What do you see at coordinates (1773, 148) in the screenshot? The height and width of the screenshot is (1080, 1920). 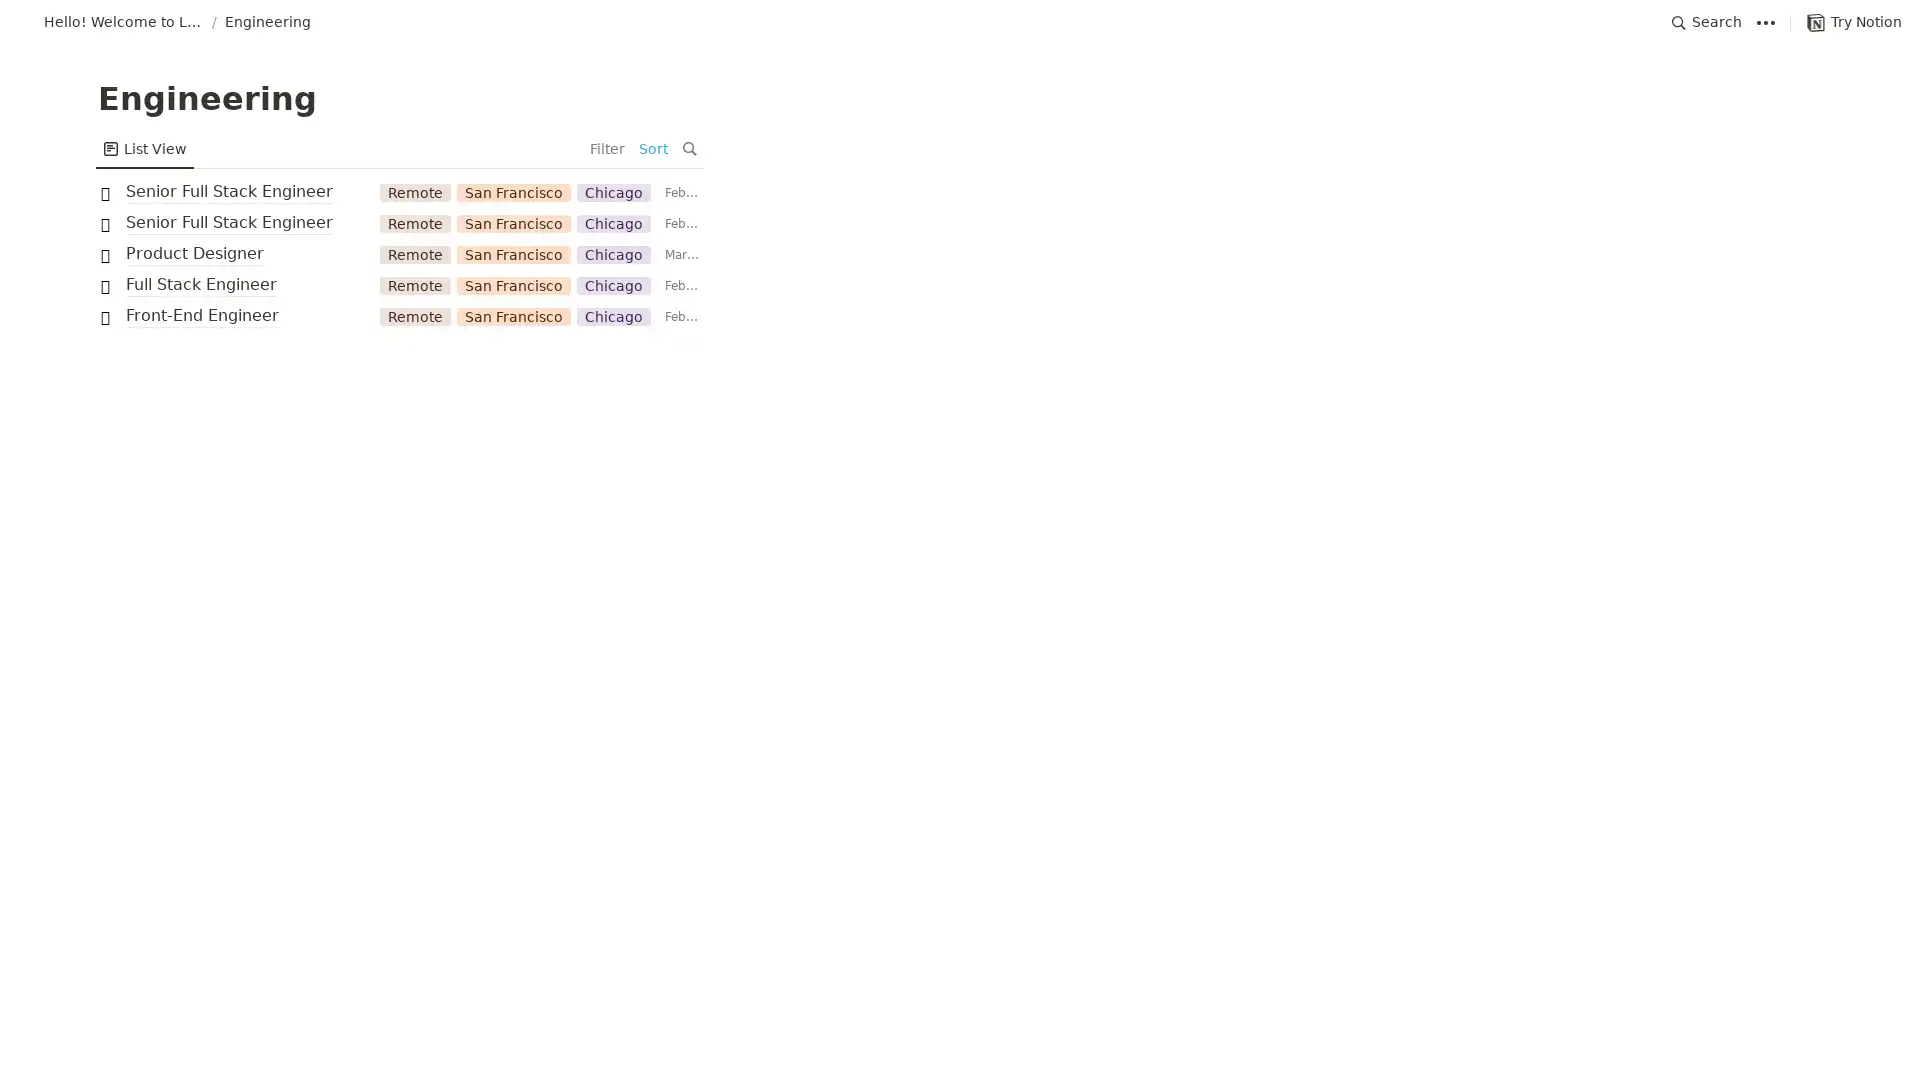 I see `Sort` at bounding box center [1773, 148].